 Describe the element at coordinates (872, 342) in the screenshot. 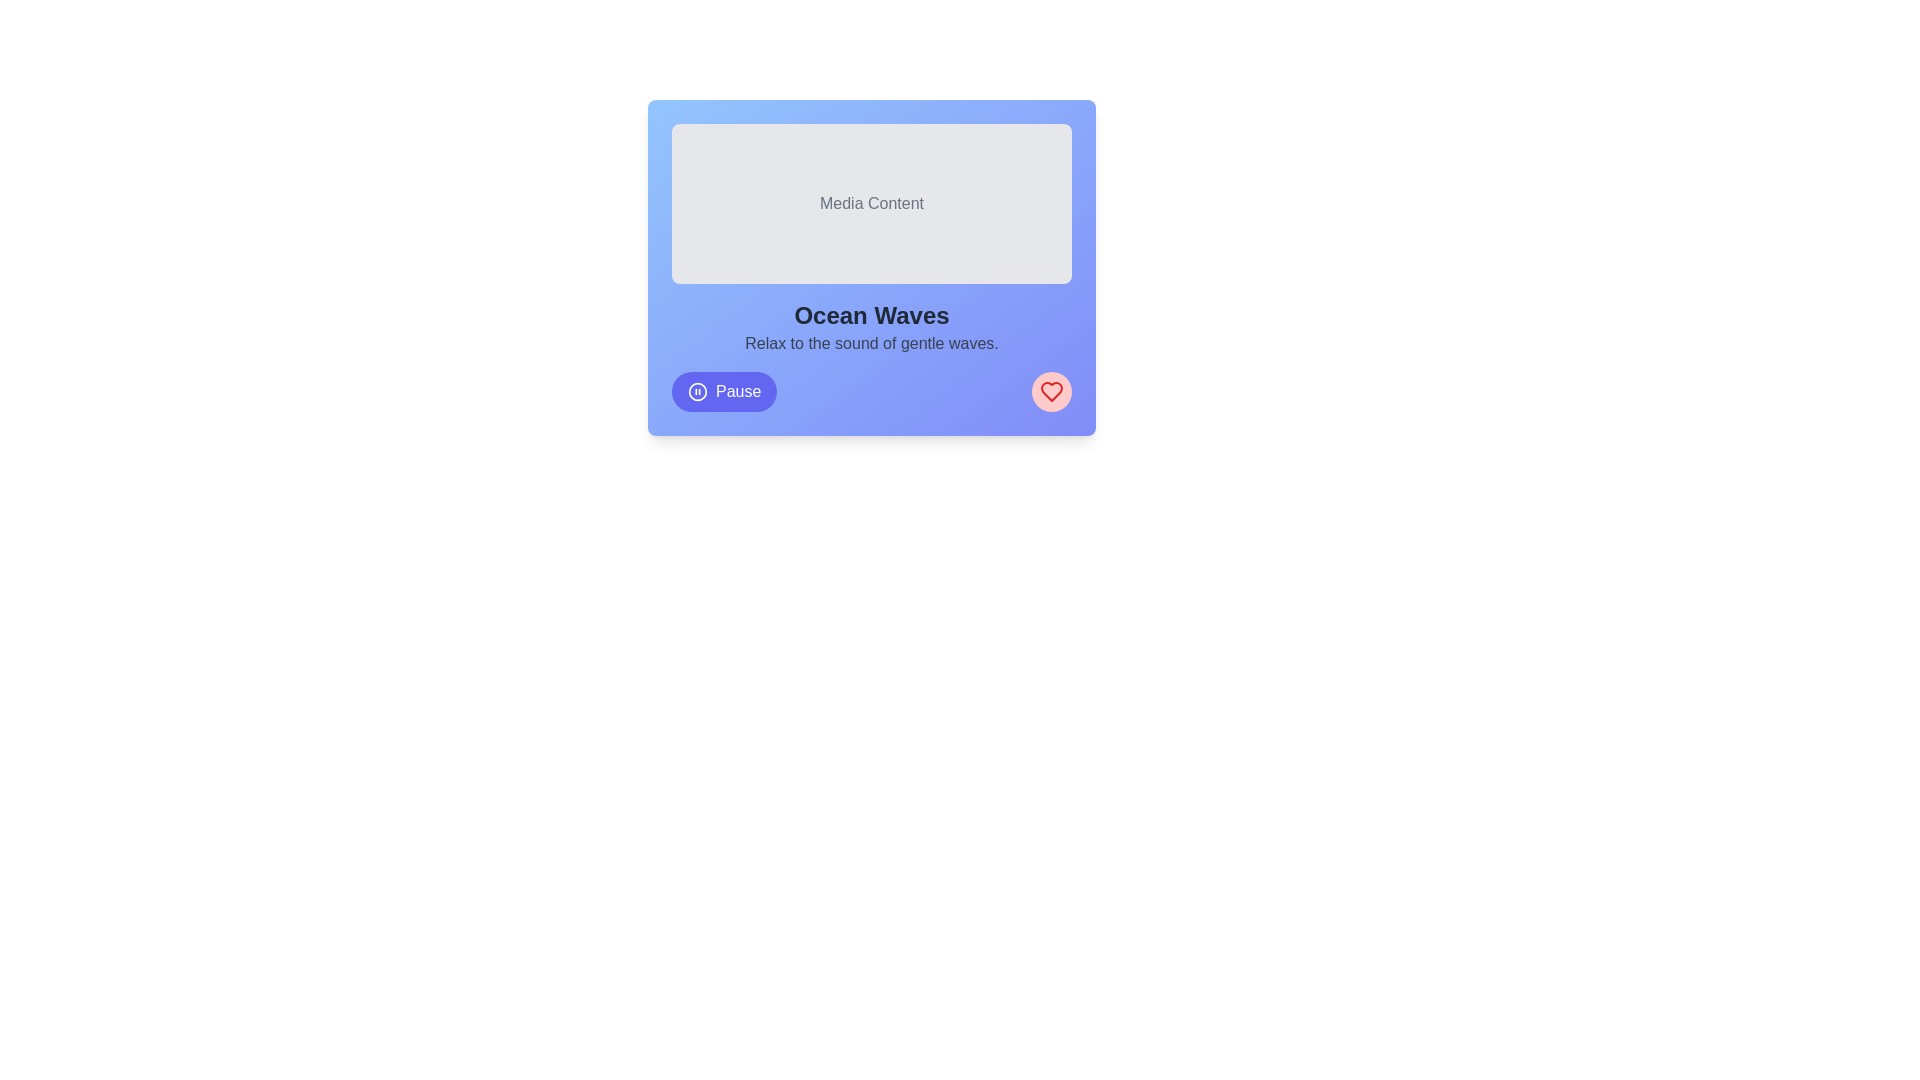

I see `the static informational text that states 'Relax to the sound of gentle waves.' which is styled in gray against a blue gradient background, located below 'Ocean Waves'` at that location.